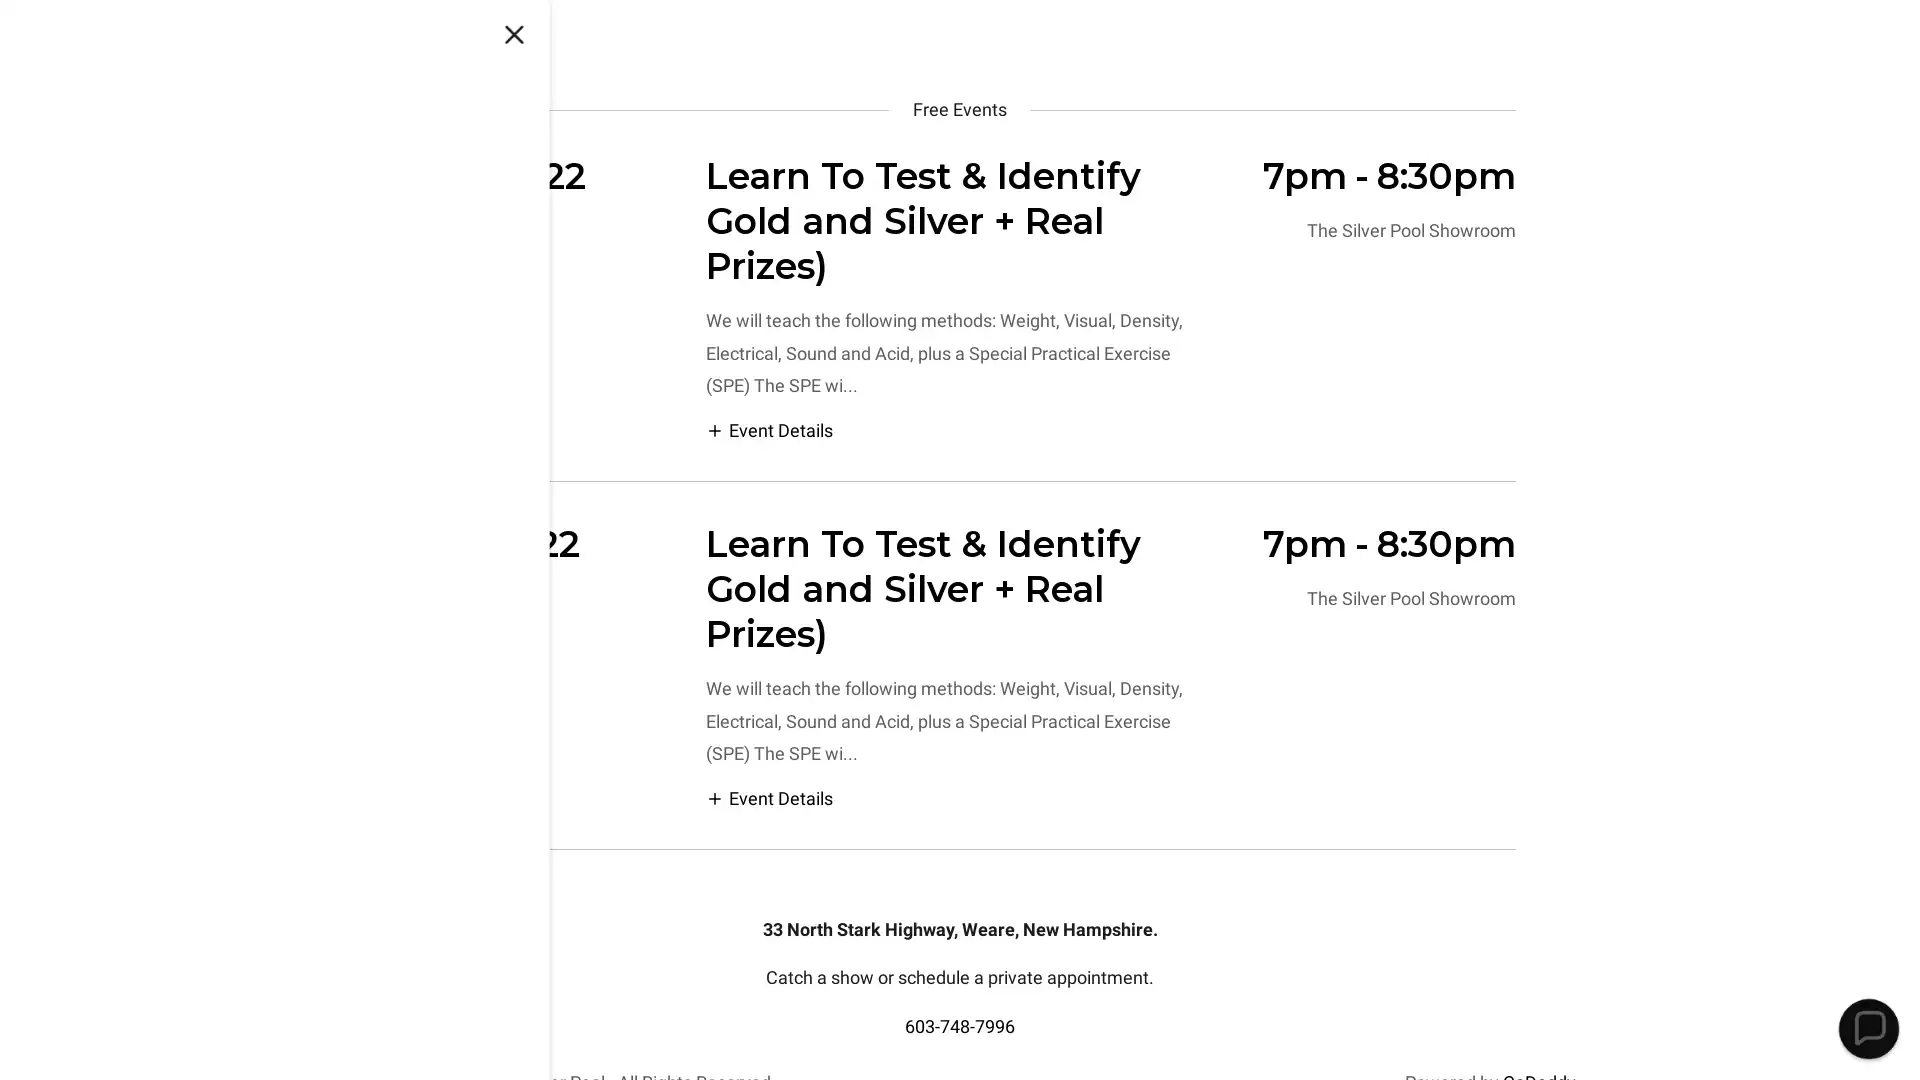  I want to click on Chat widget toggle, so click(1867, 1029).